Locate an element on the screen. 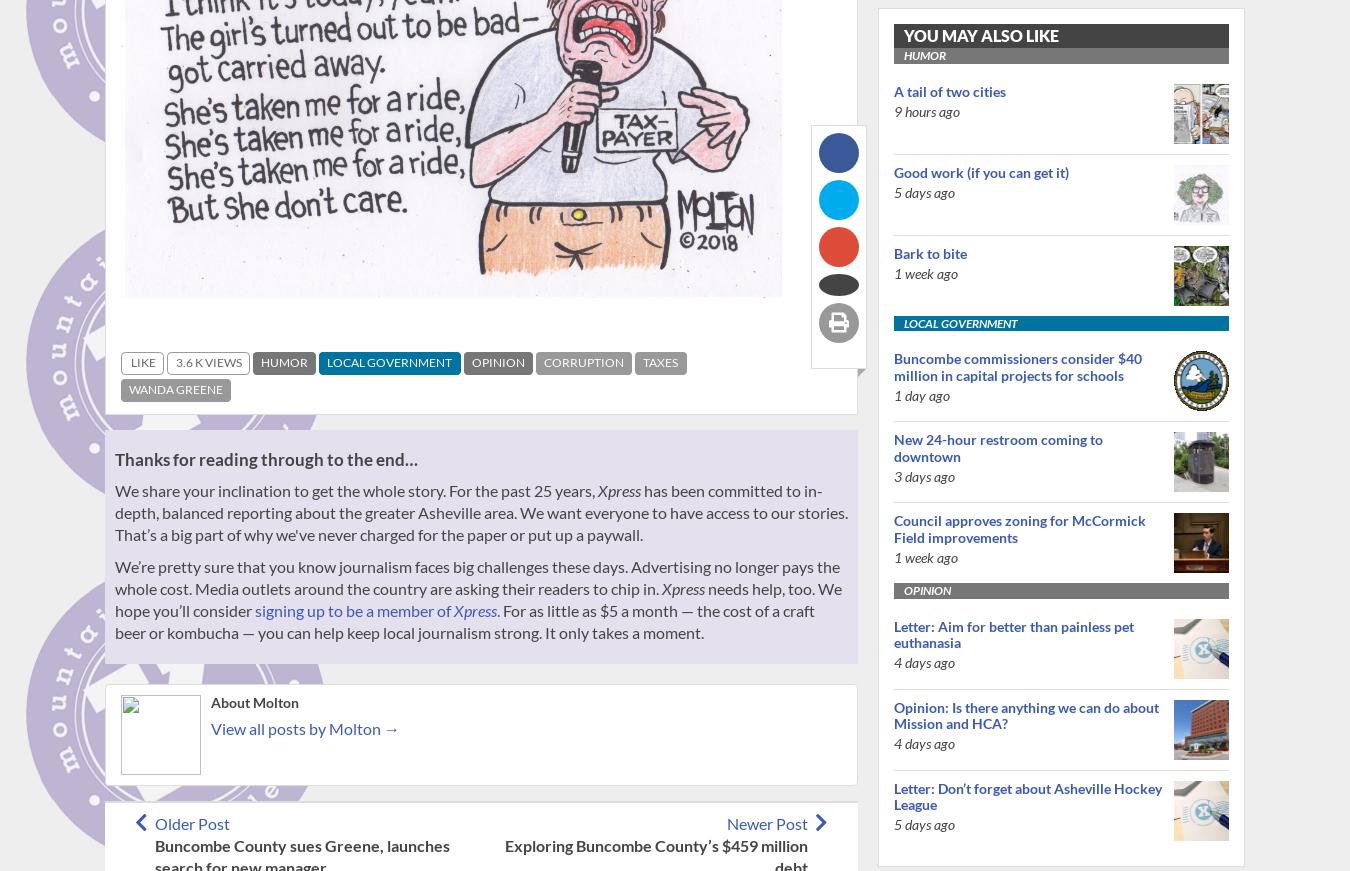 The width and height of the screenshot is (1350, 871). 'has been committed to in-depth, balanced reporting about the greater Asheville area. We want everyone to have access to our stories. That’s a big part of why we've never charged for the paper or put up a paywall.' is located at coordinates (480, 511).